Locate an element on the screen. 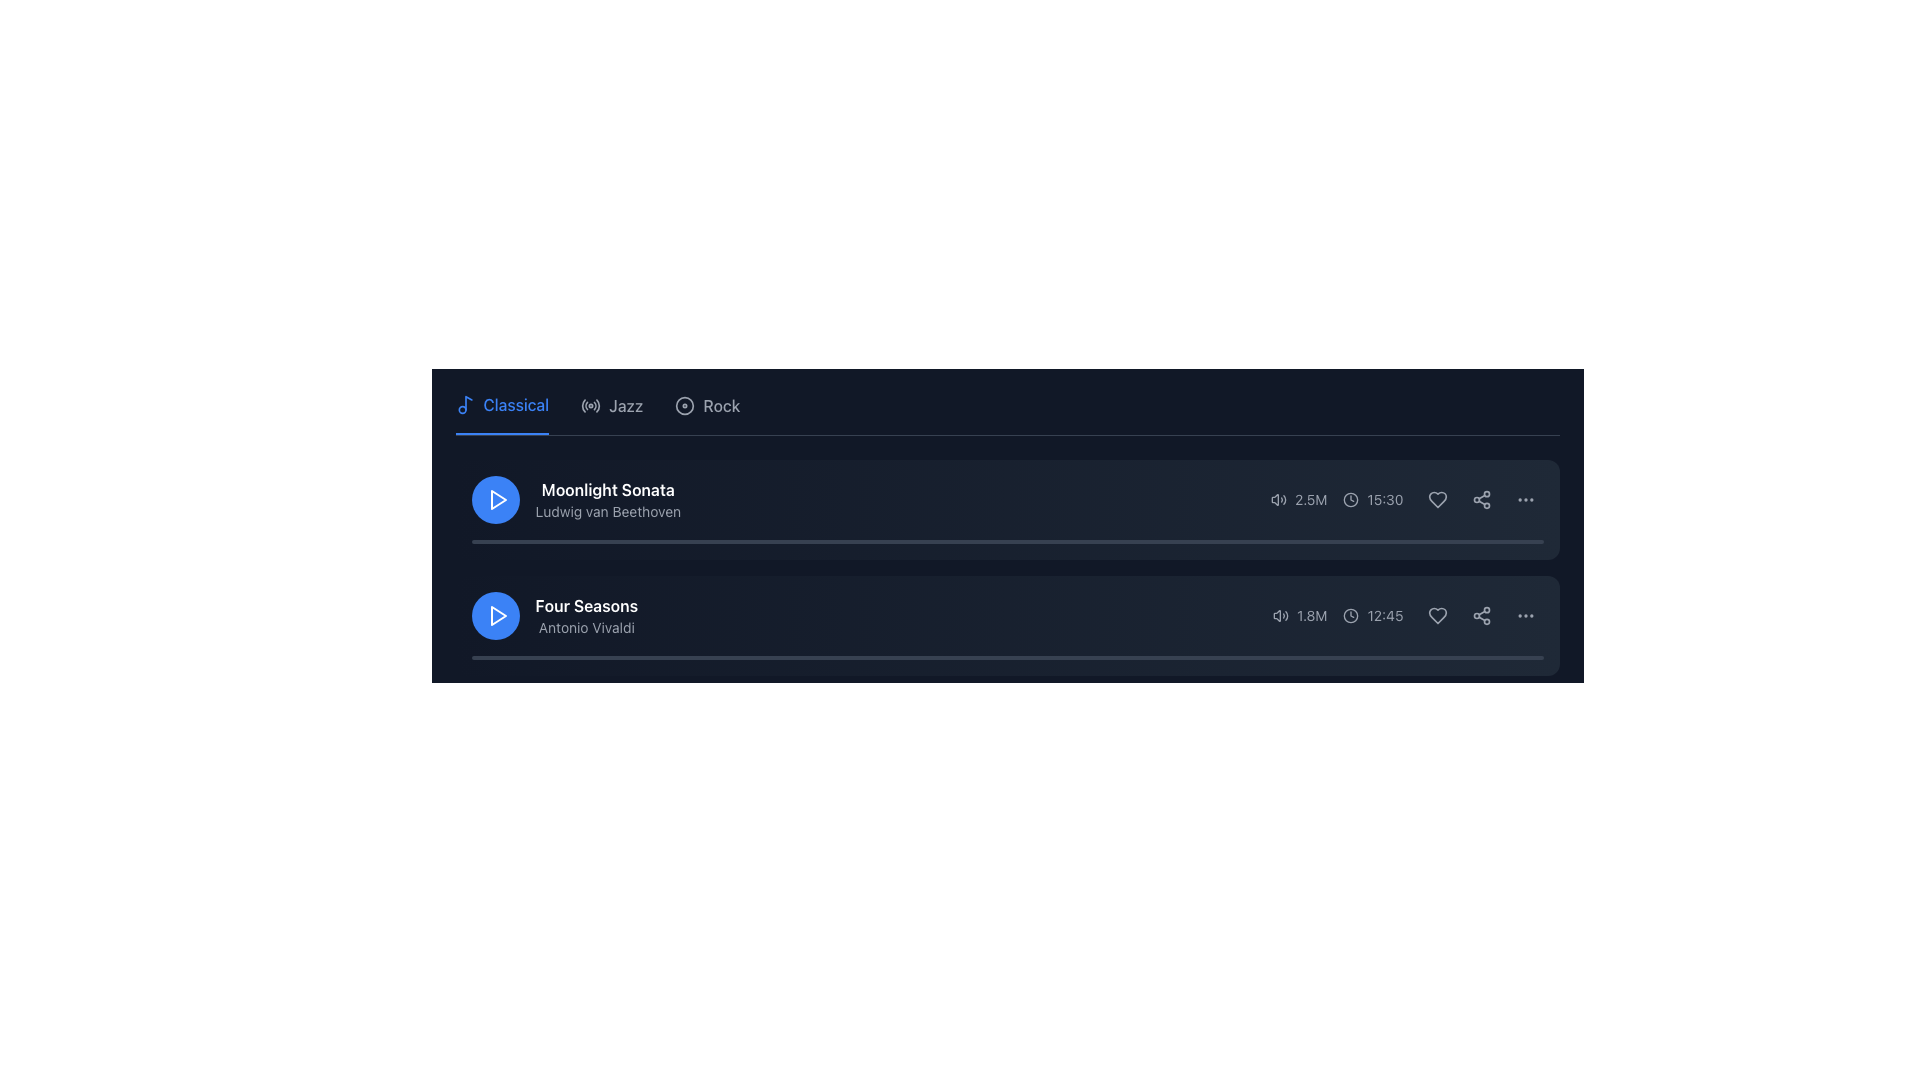 Image resolution: width=1920 pixels, height=1080 pixels. time-related information displayed for the 'Four Seasons' item, located in the lower part of the interface, adjacent to the listener count (1.8M) and to the left of the interactive icon group is located at coordinates (1372, 615).